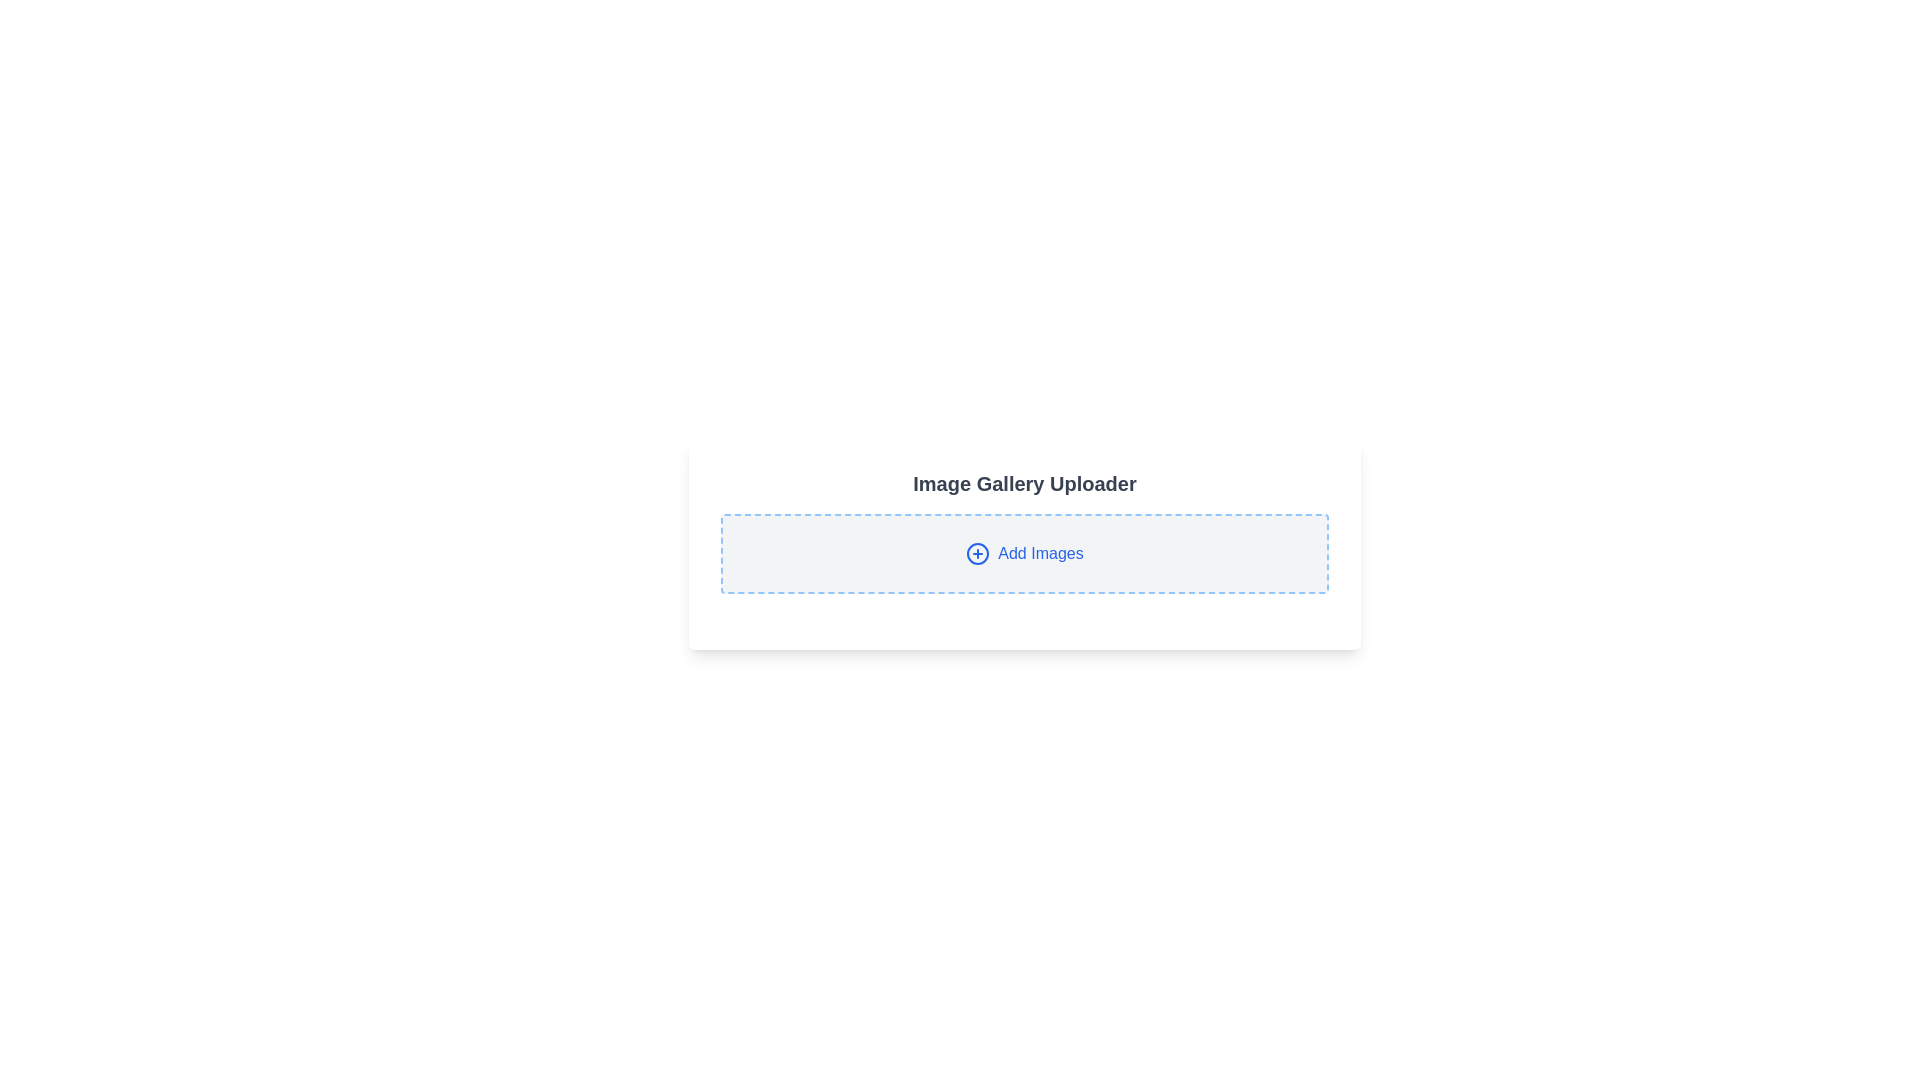 This screenshot has height=1080, width=1920. What do you see at coordinates (1025, 554) in the screenshot?
I see `the button located below the 'Image Gallery Uploader' heading` at bounding box center [1025, 554].